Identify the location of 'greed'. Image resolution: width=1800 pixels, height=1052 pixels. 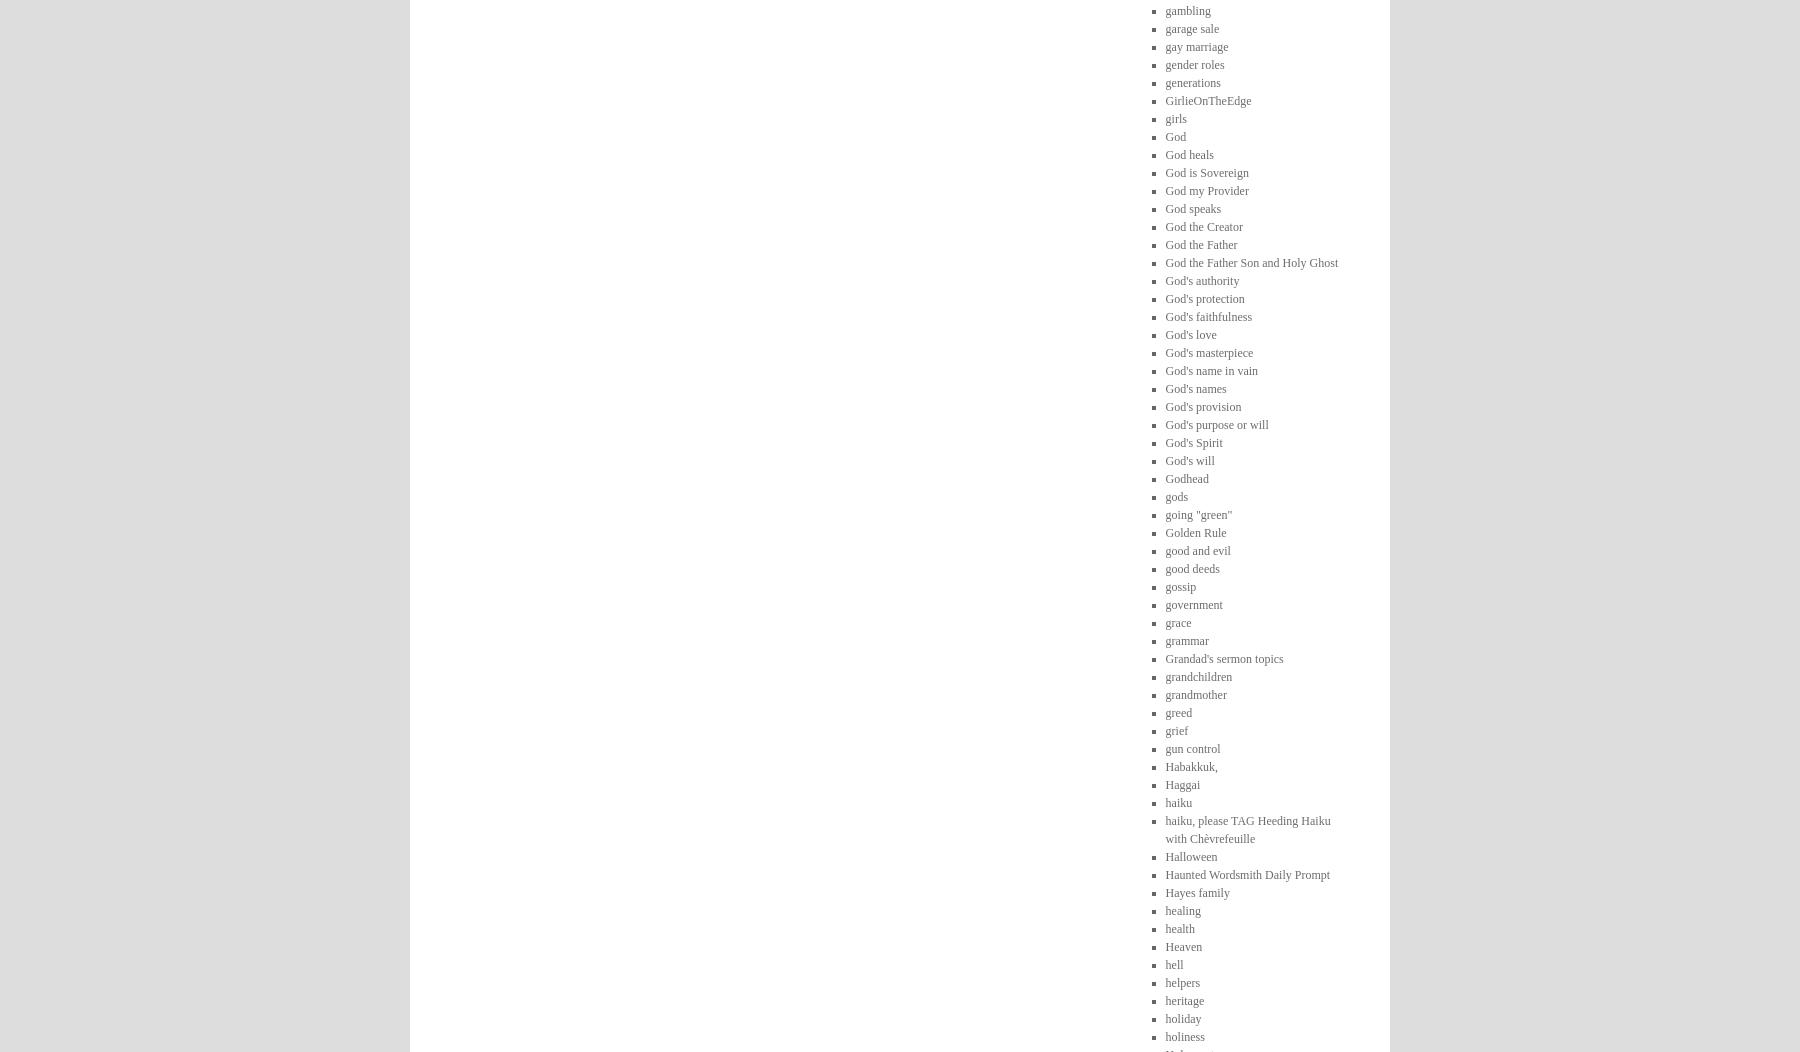
(1177, 711).